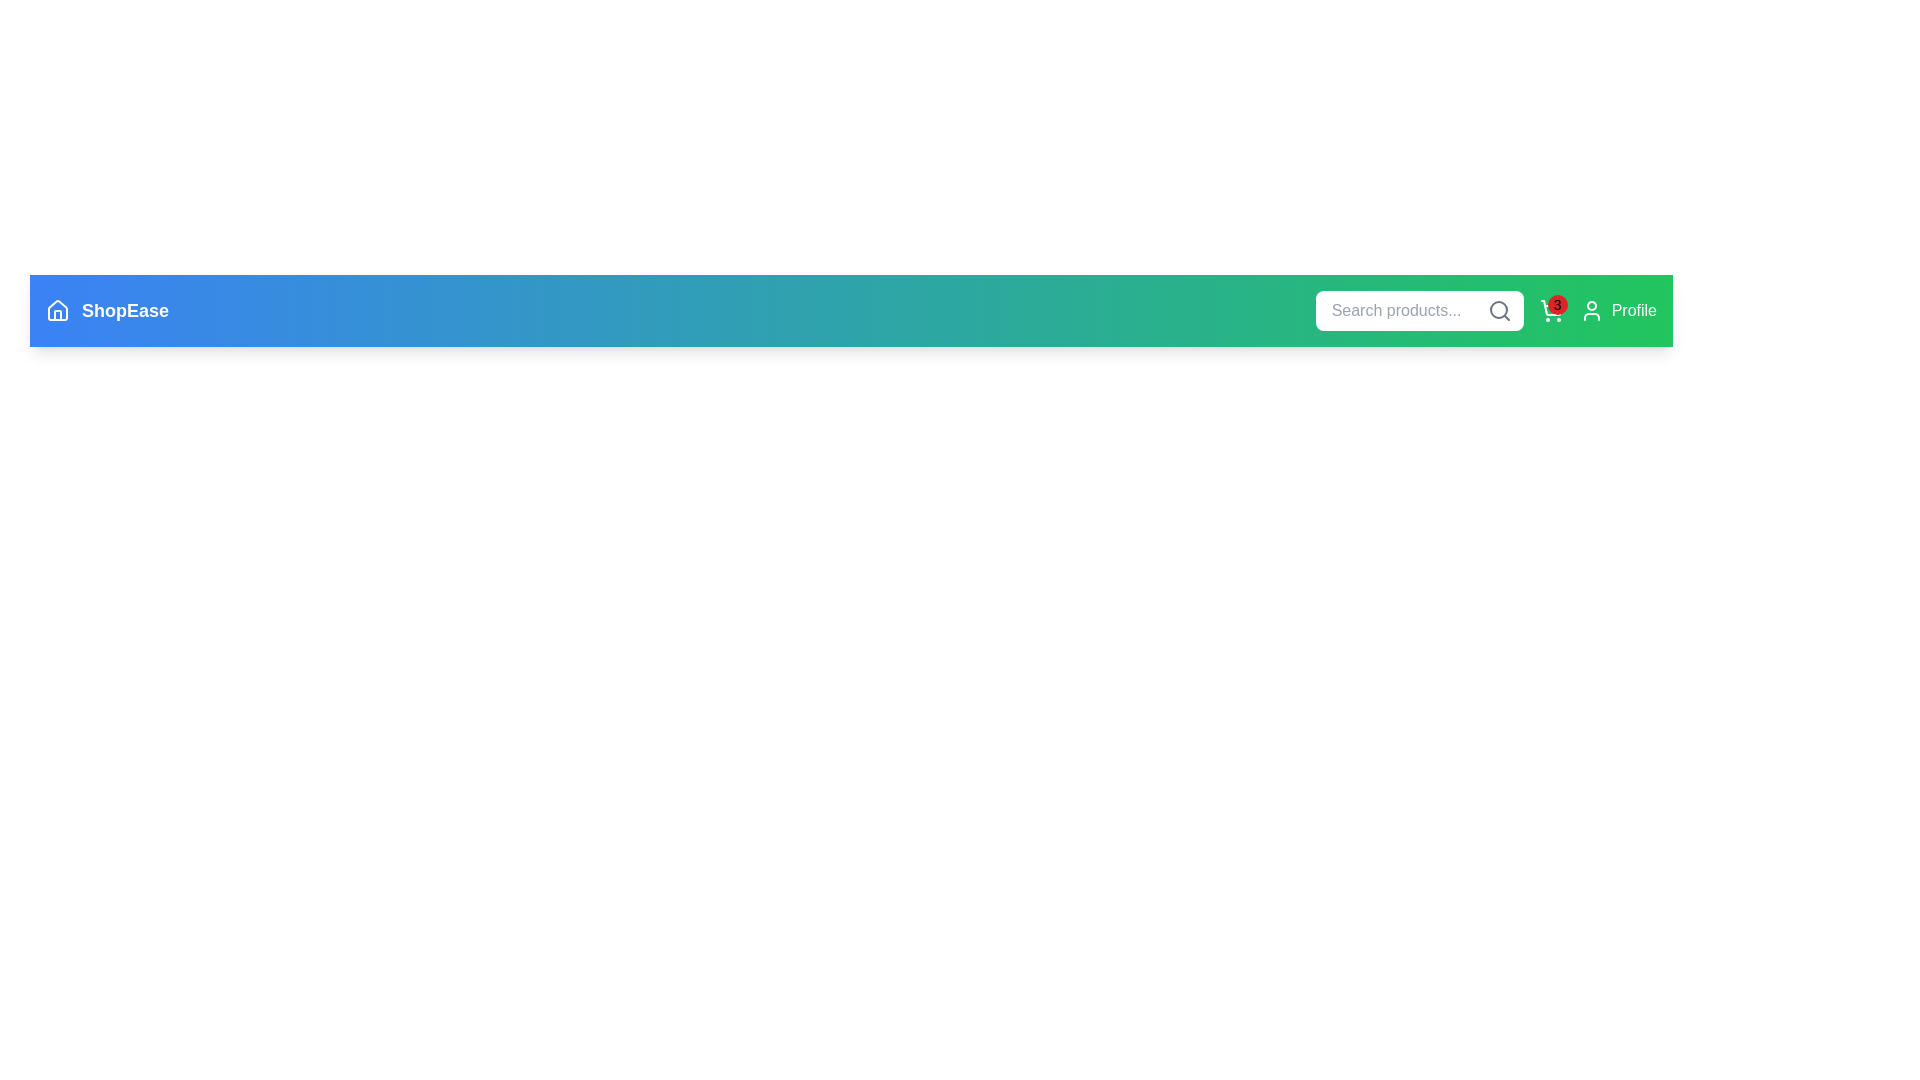 This screenshot has width=1920, height=1080. What do you see at coordinates (57, 311) in the screenshot?
I see `the Home icon to navigate to the homepage` at bounding box center [57, 311].